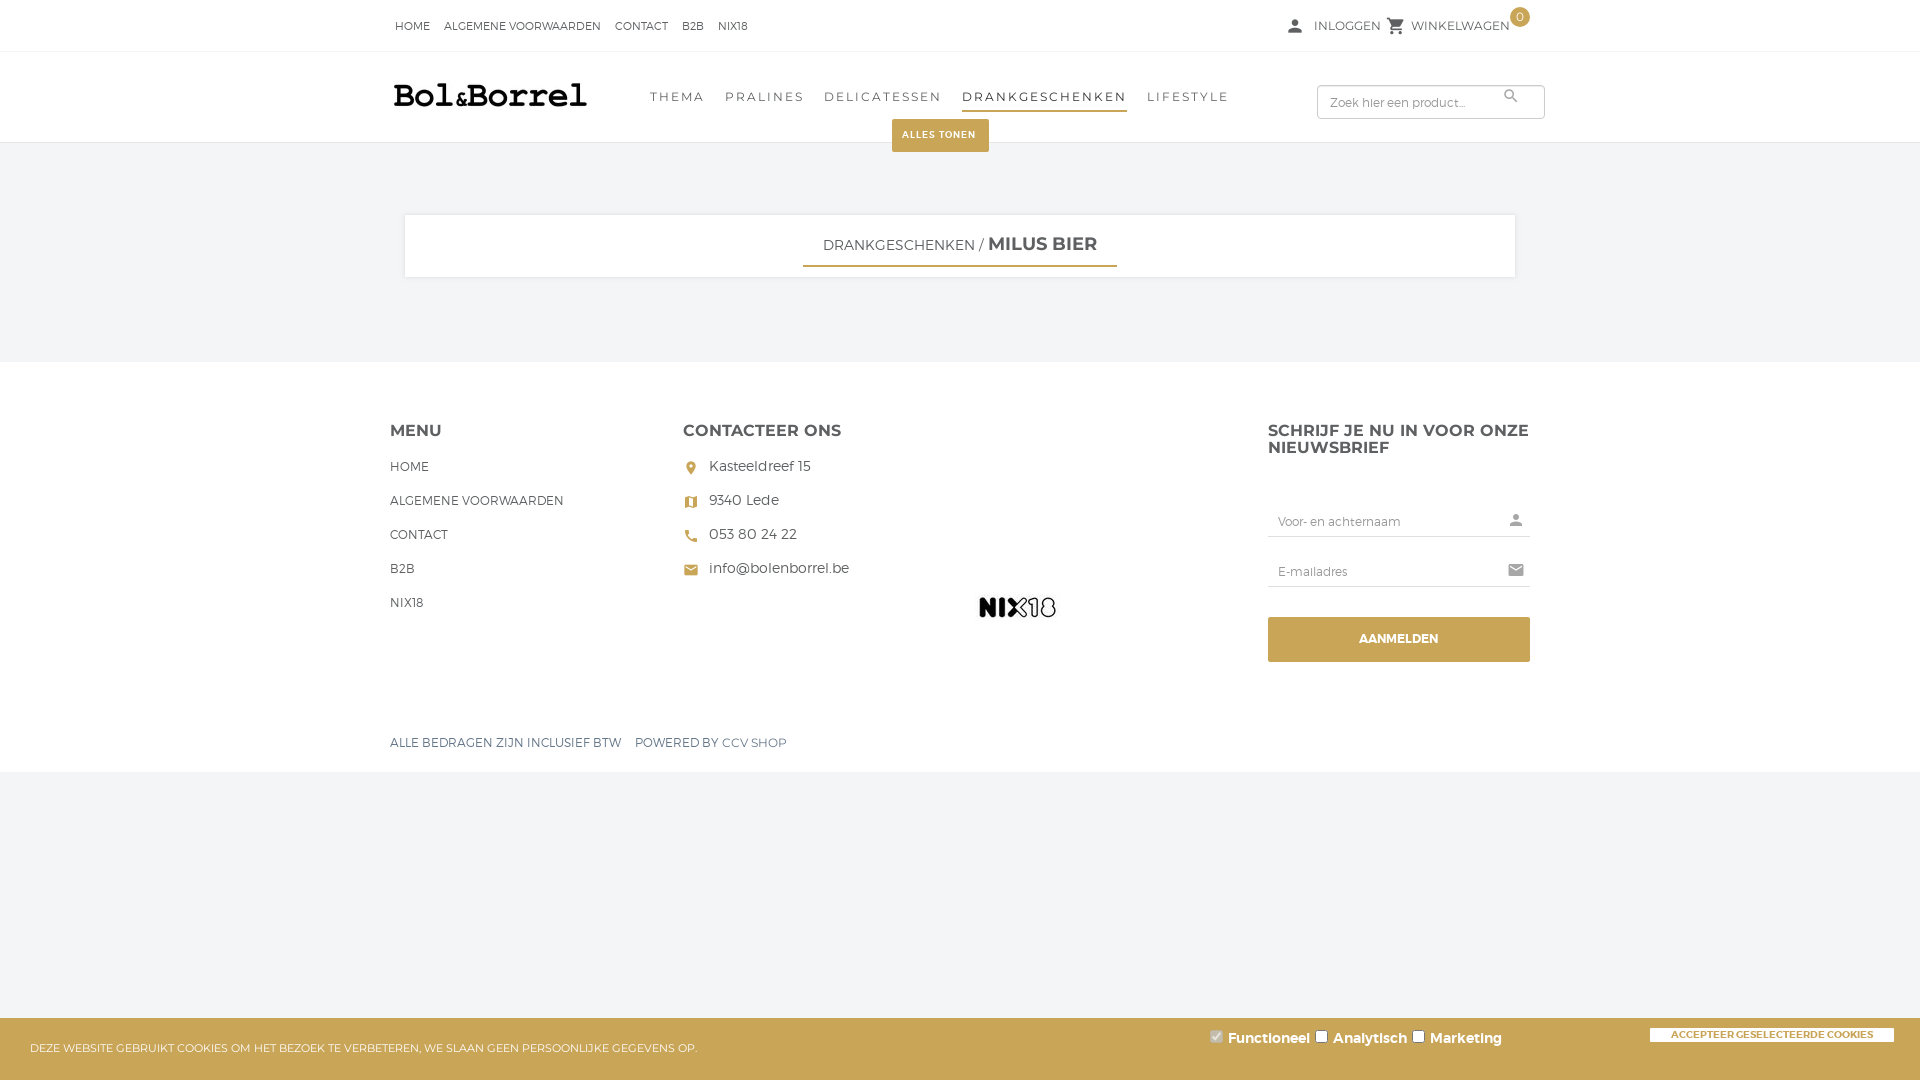 The image size is (1920, 1080). What do you see at coordinates (1295, 26) in the screenshot?
I see `'person'` at bounding box center [1295, 26].